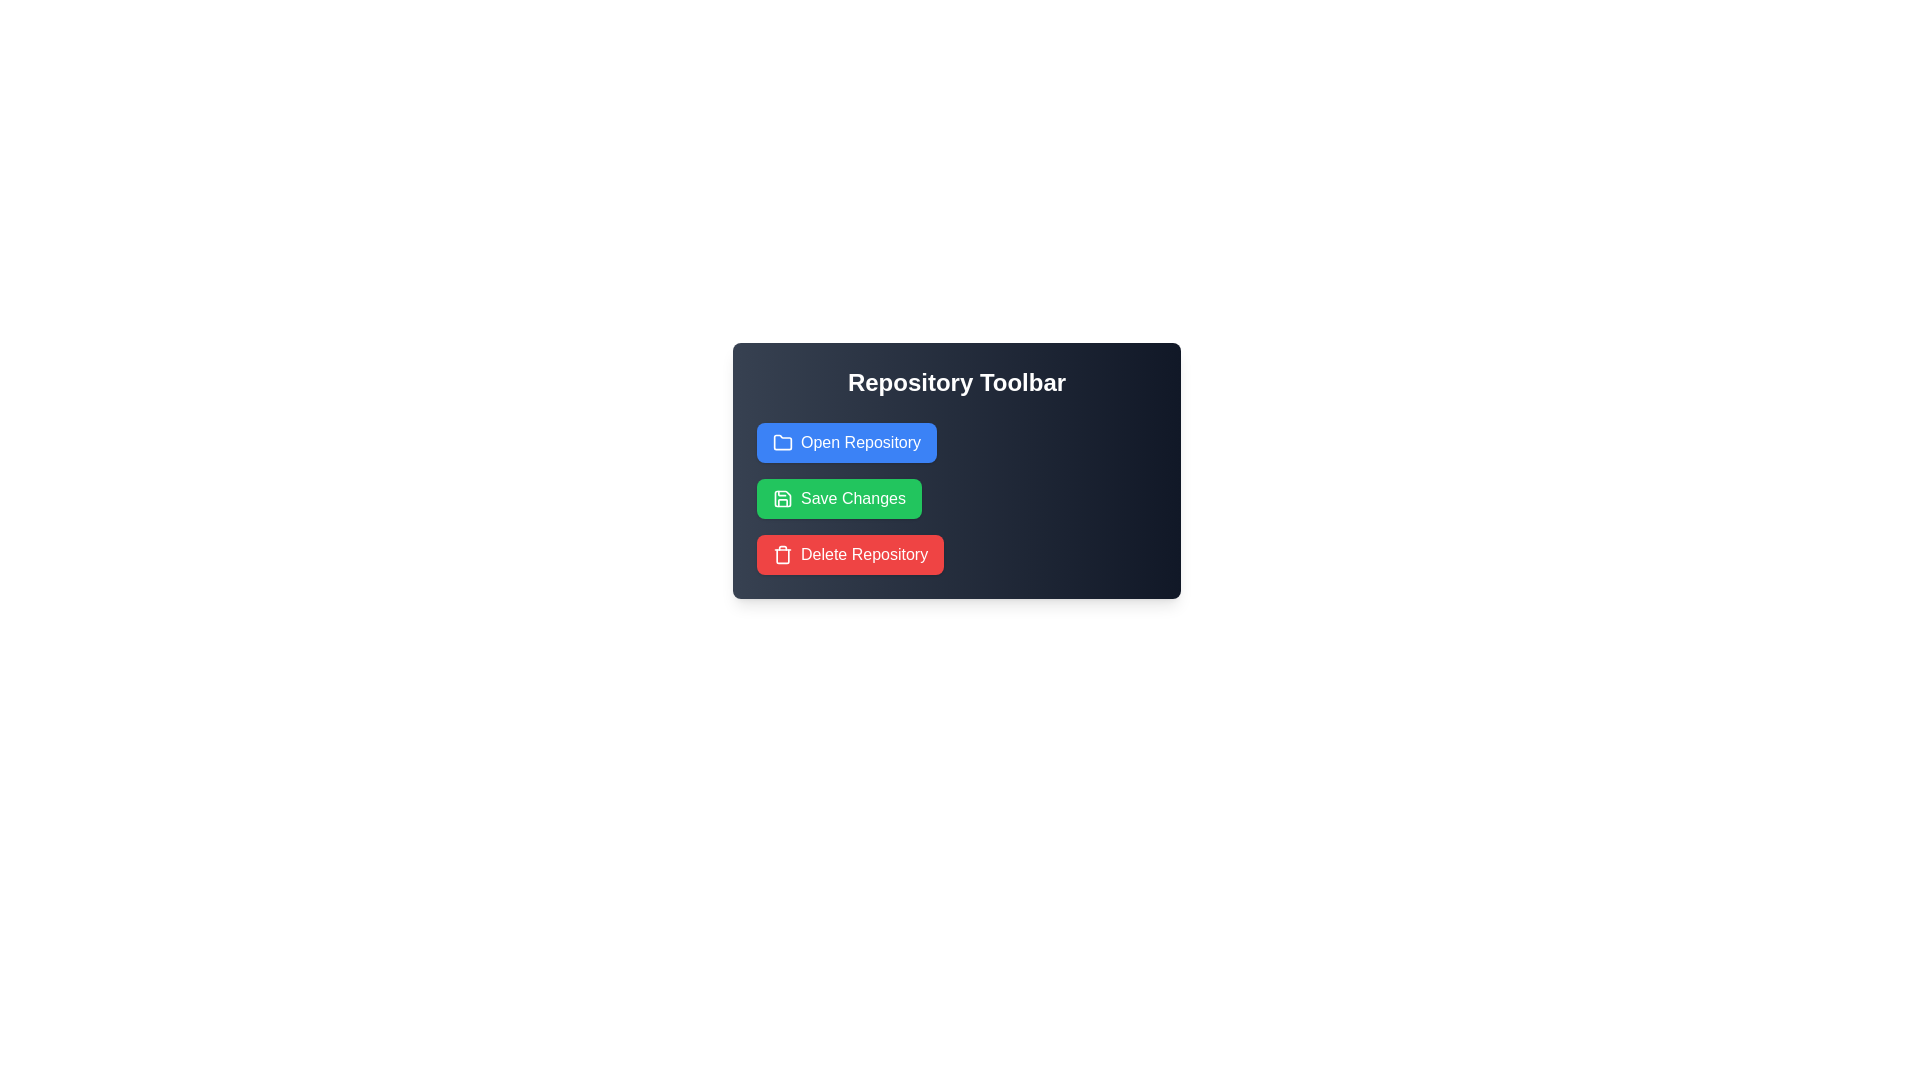  Describe the element at coordinates (781, 442) in the screenshot. I see `the folder-shaped SVG icon with a blue border located to the left of the text 'Open Repository' within the 'Open Repository' button` at that location.